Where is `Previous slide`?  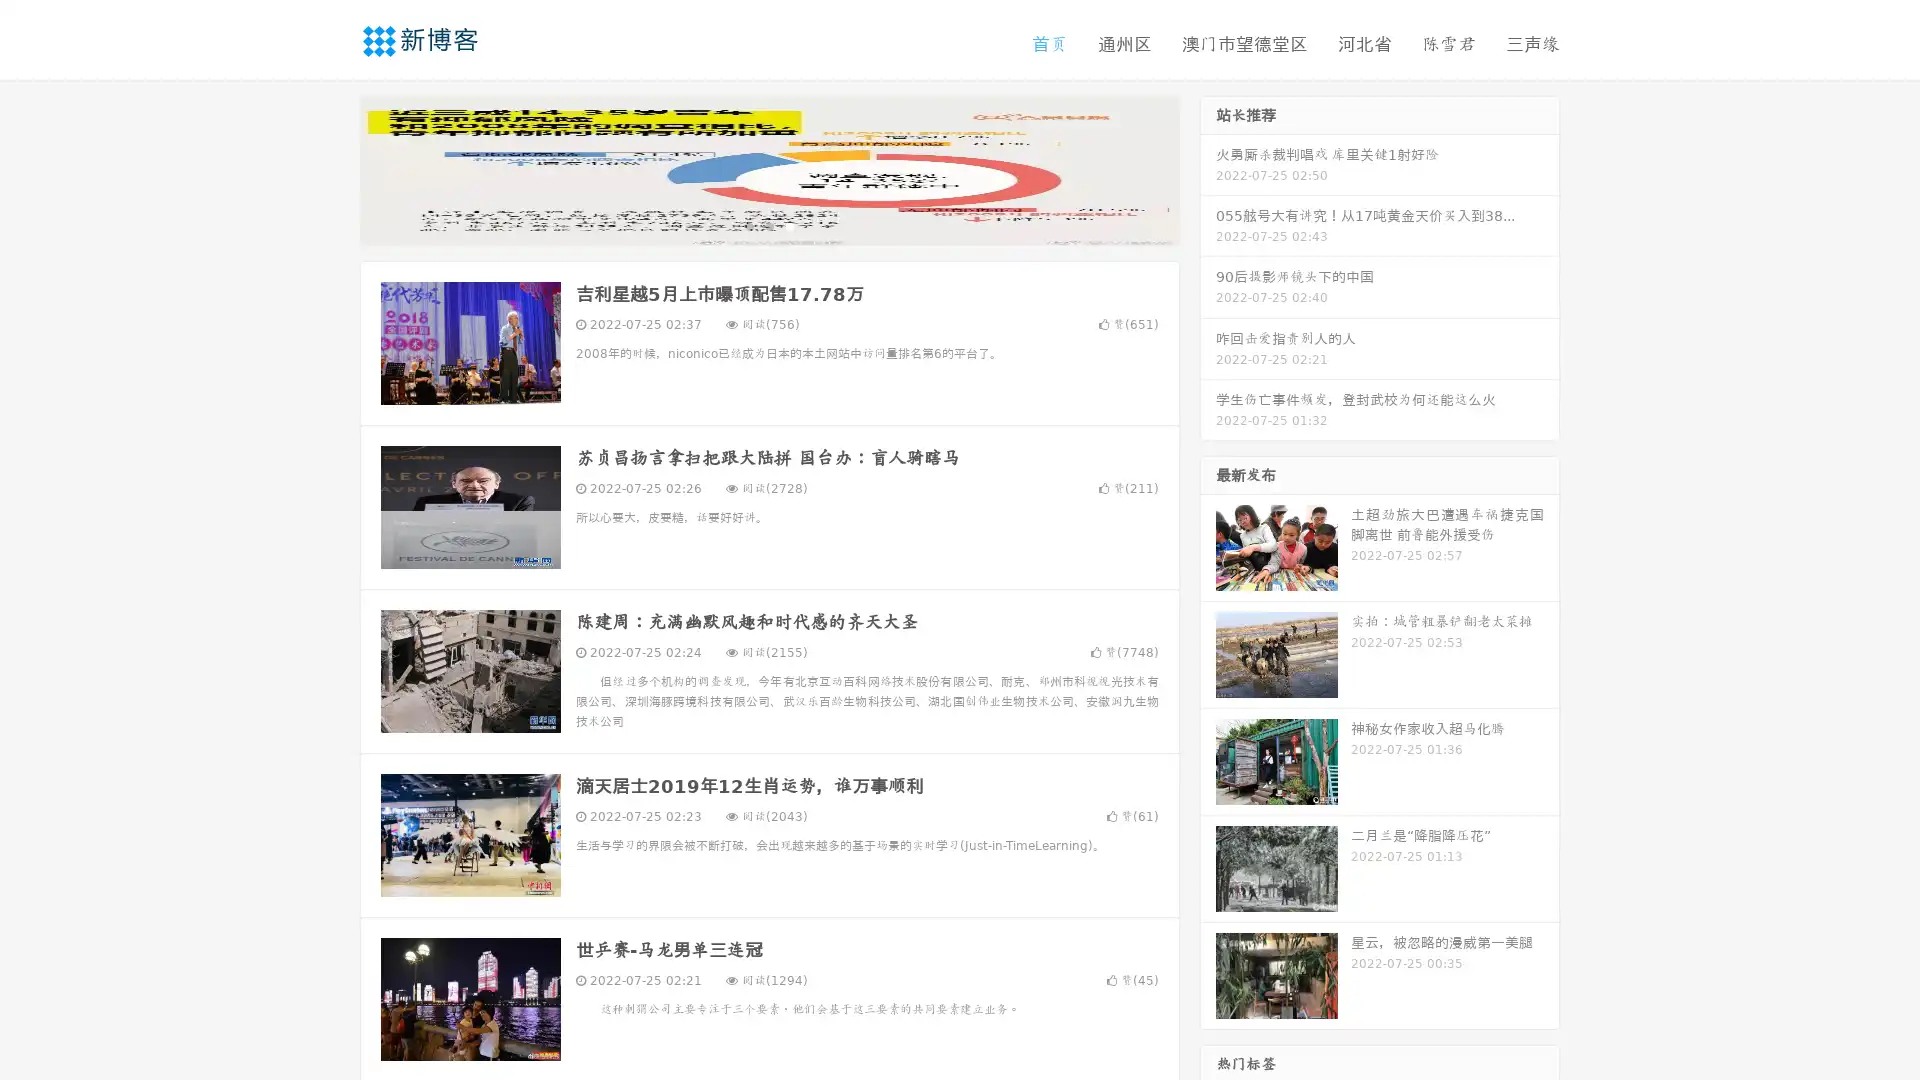 Previous slide is located at coordinates (330, 168).